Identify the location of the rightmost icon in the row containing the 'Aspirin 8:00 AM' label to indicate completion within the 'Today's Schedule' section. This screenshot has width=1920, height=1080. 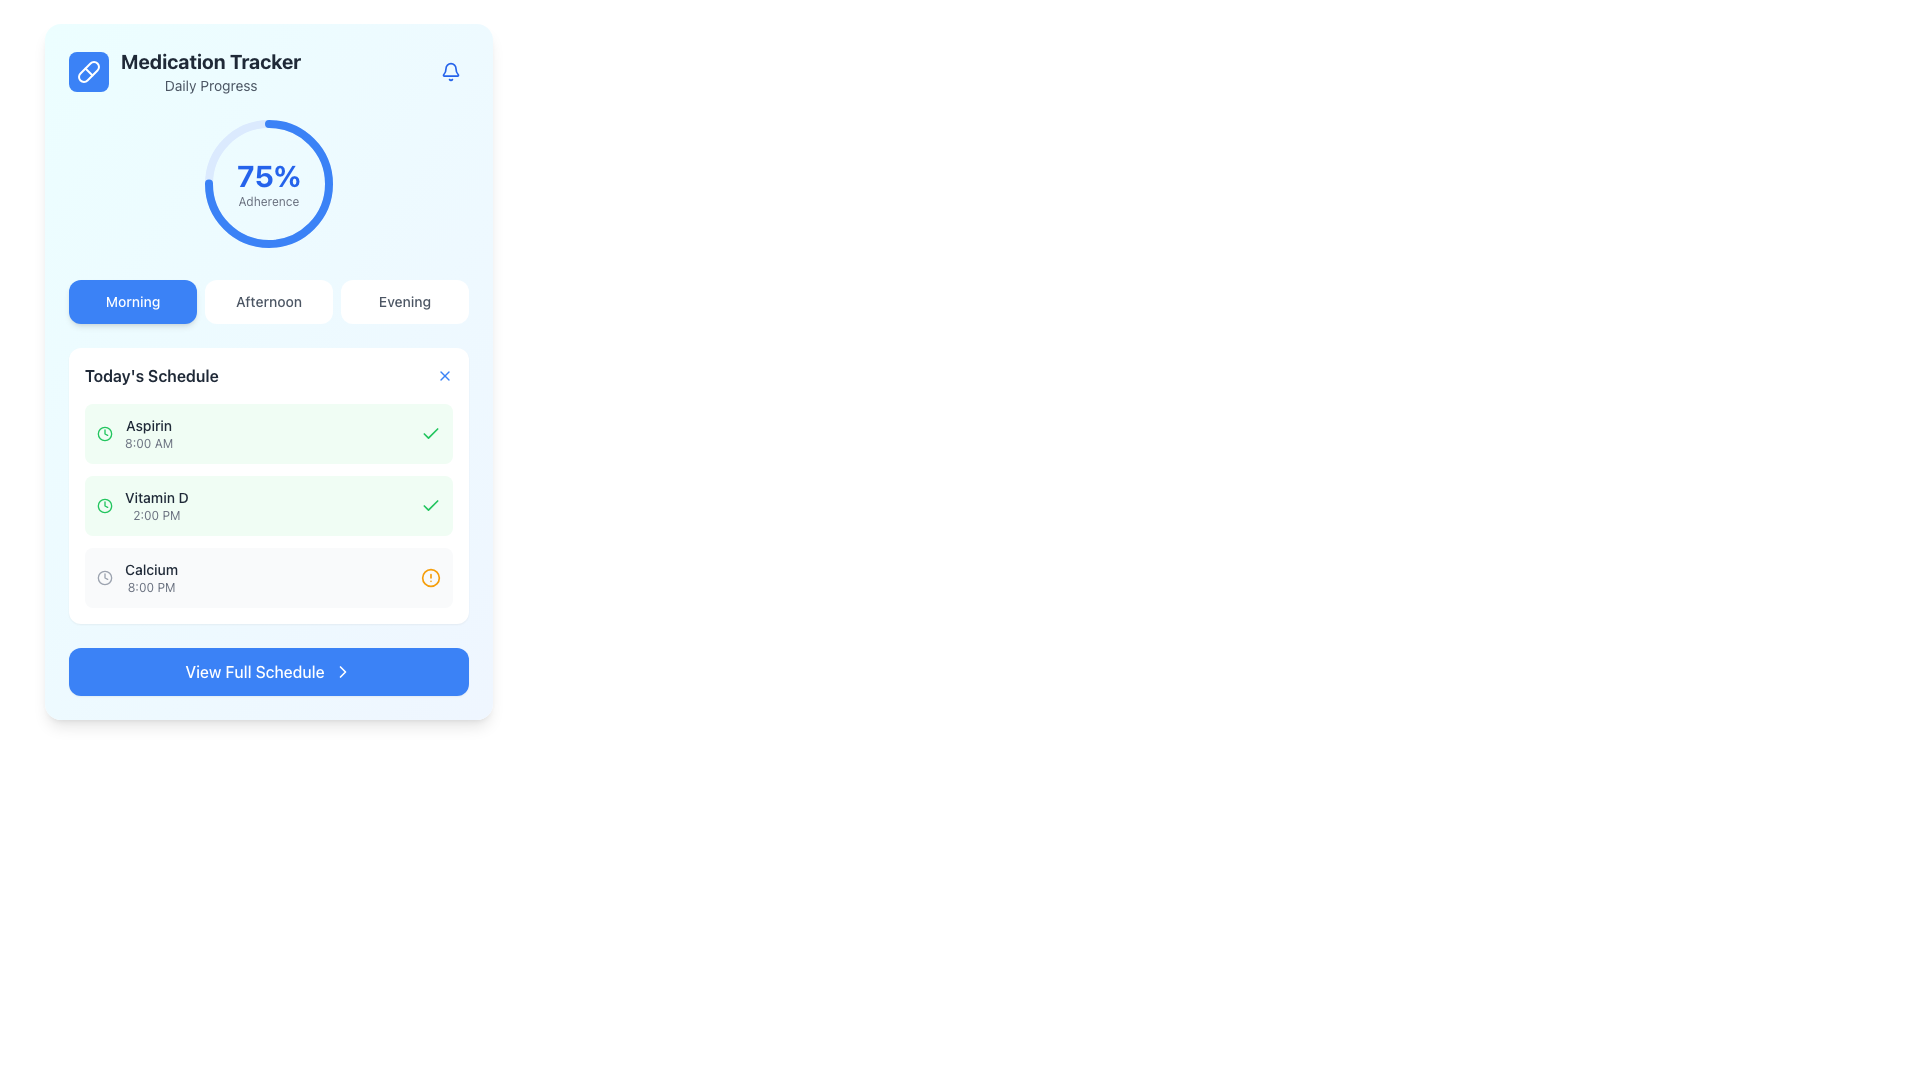
(430, 433).